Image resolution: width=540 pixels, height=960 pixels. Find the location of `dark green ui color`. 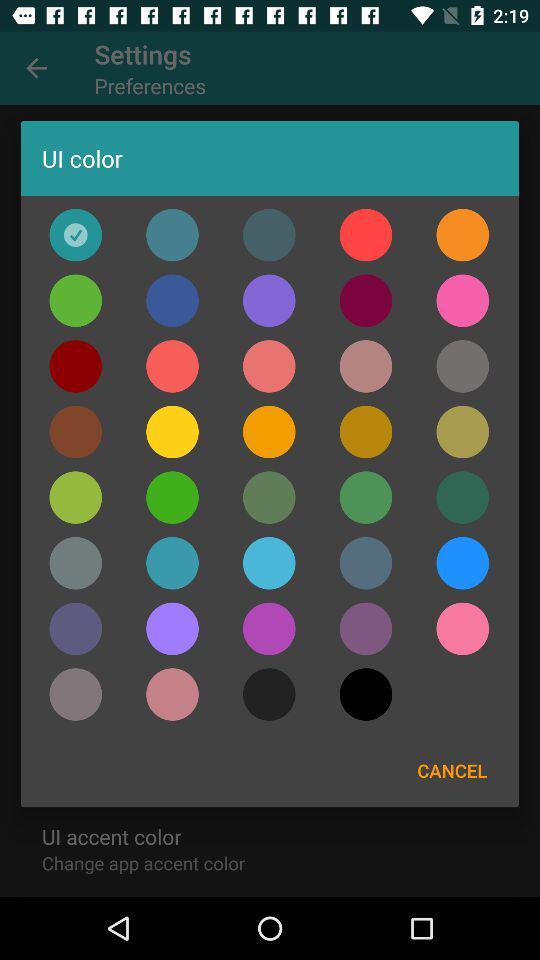

dark green ui color is located at coordinates (462, 496).